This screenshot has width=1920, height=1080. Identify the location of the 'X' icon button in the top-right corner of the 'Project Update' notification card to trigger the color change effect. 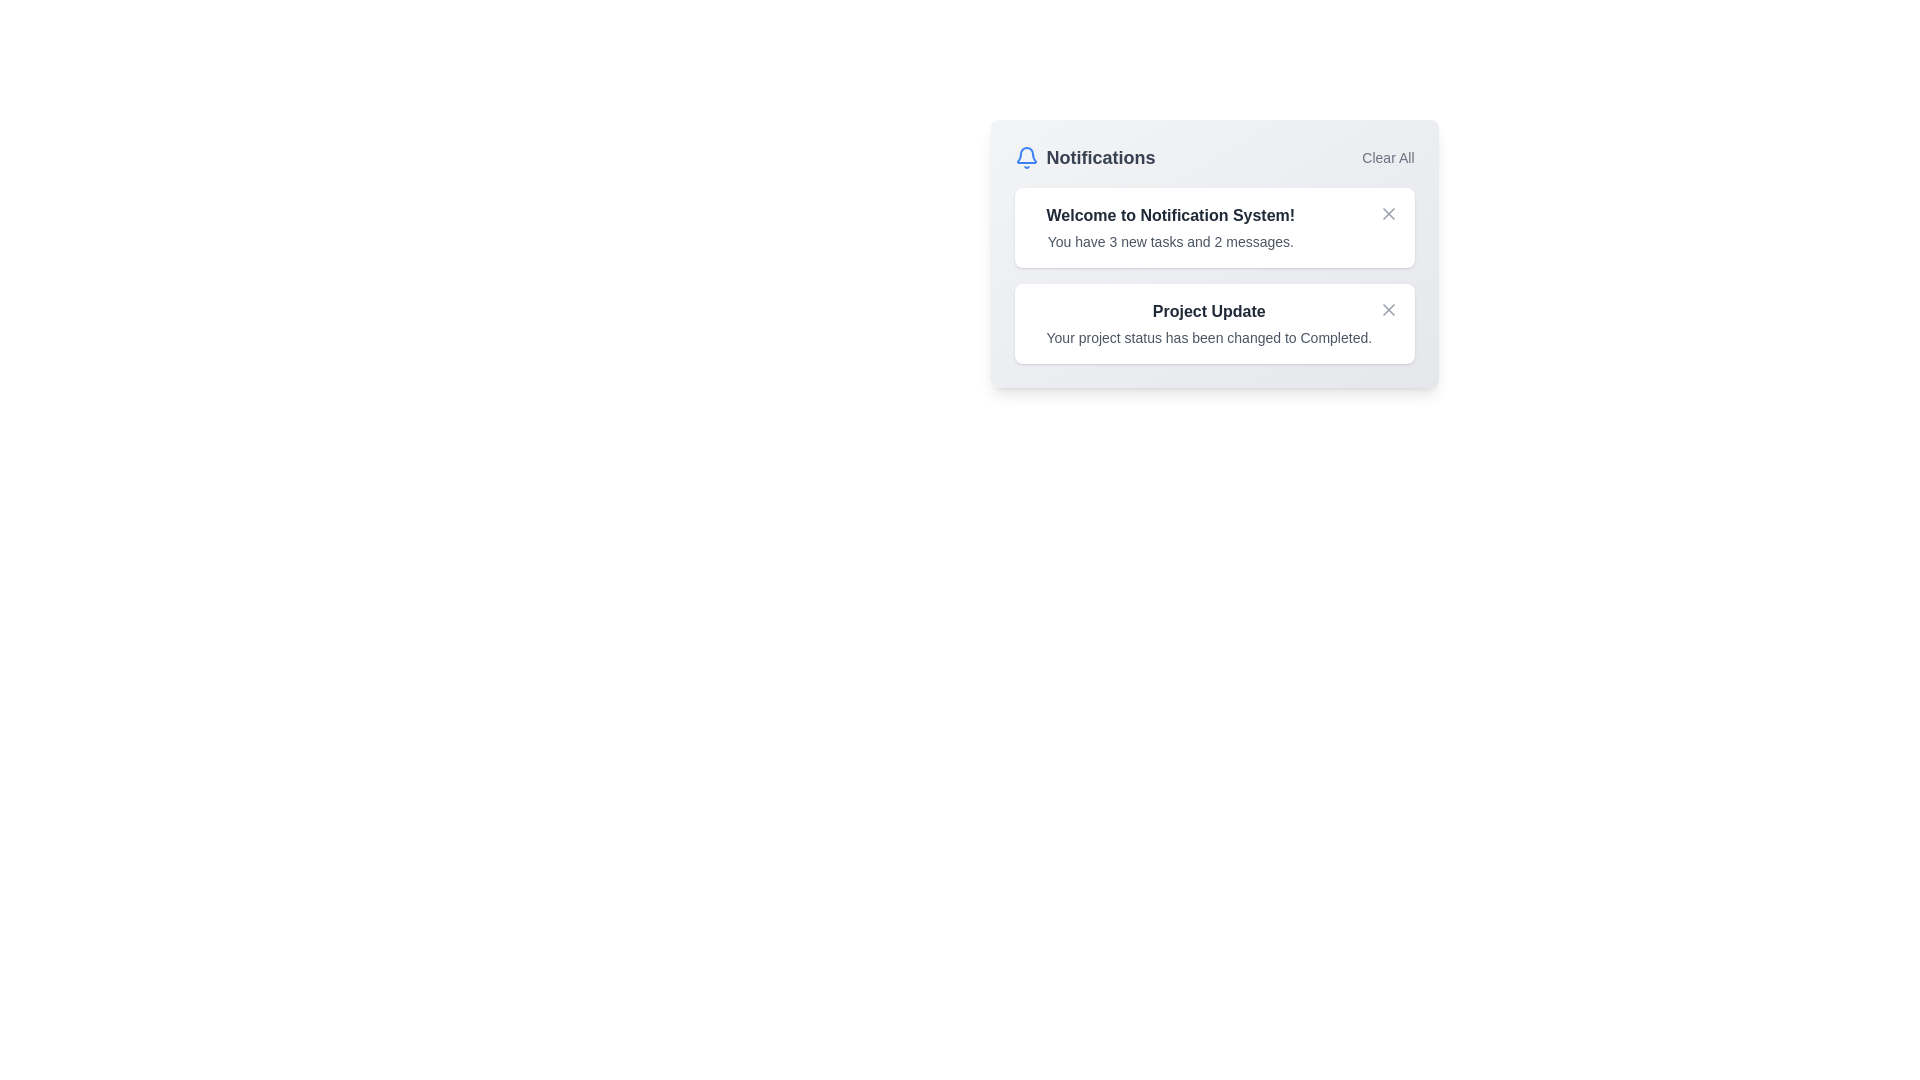
(1387, 309).